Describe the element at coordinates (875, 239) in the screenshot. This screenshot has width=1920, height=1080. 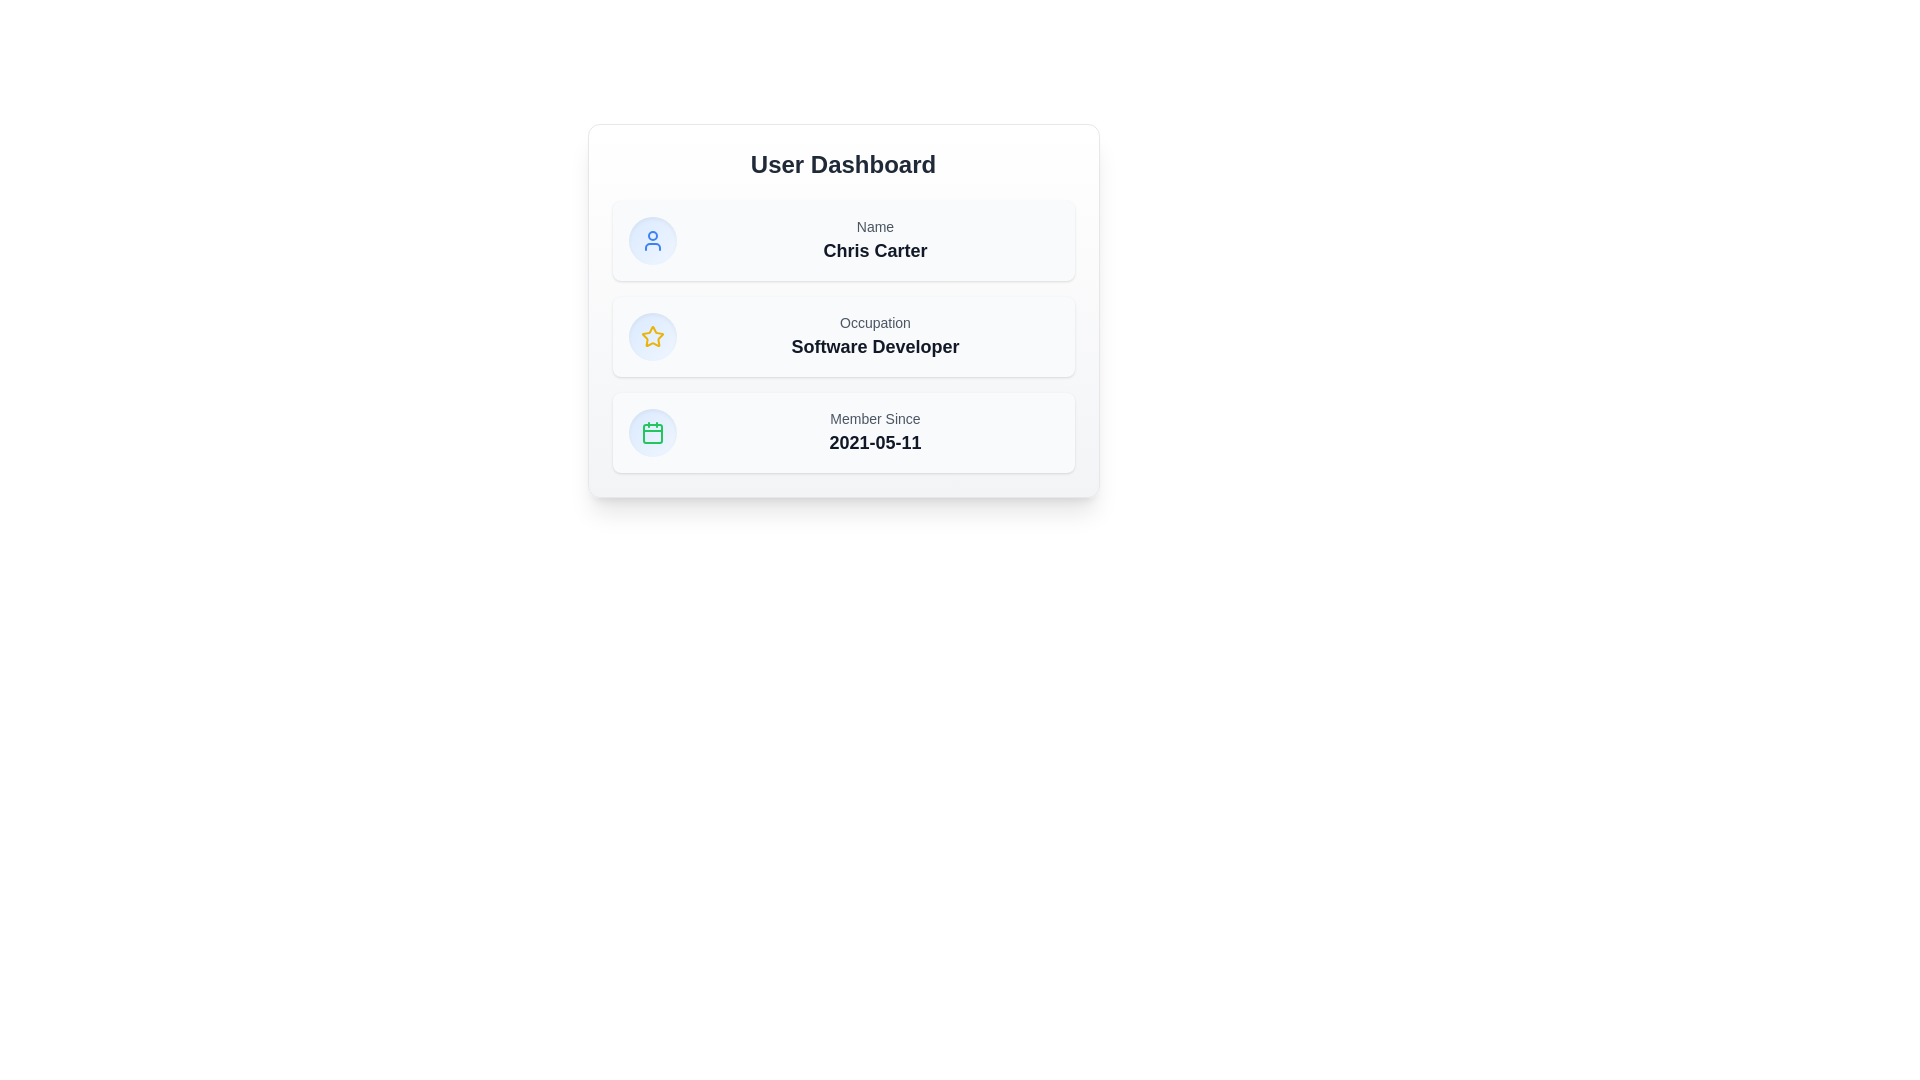
I see `displayed name from the Text display element, which shows the user's name in the User Dashboard UI card, positioned below the user avatar icon` at that location.